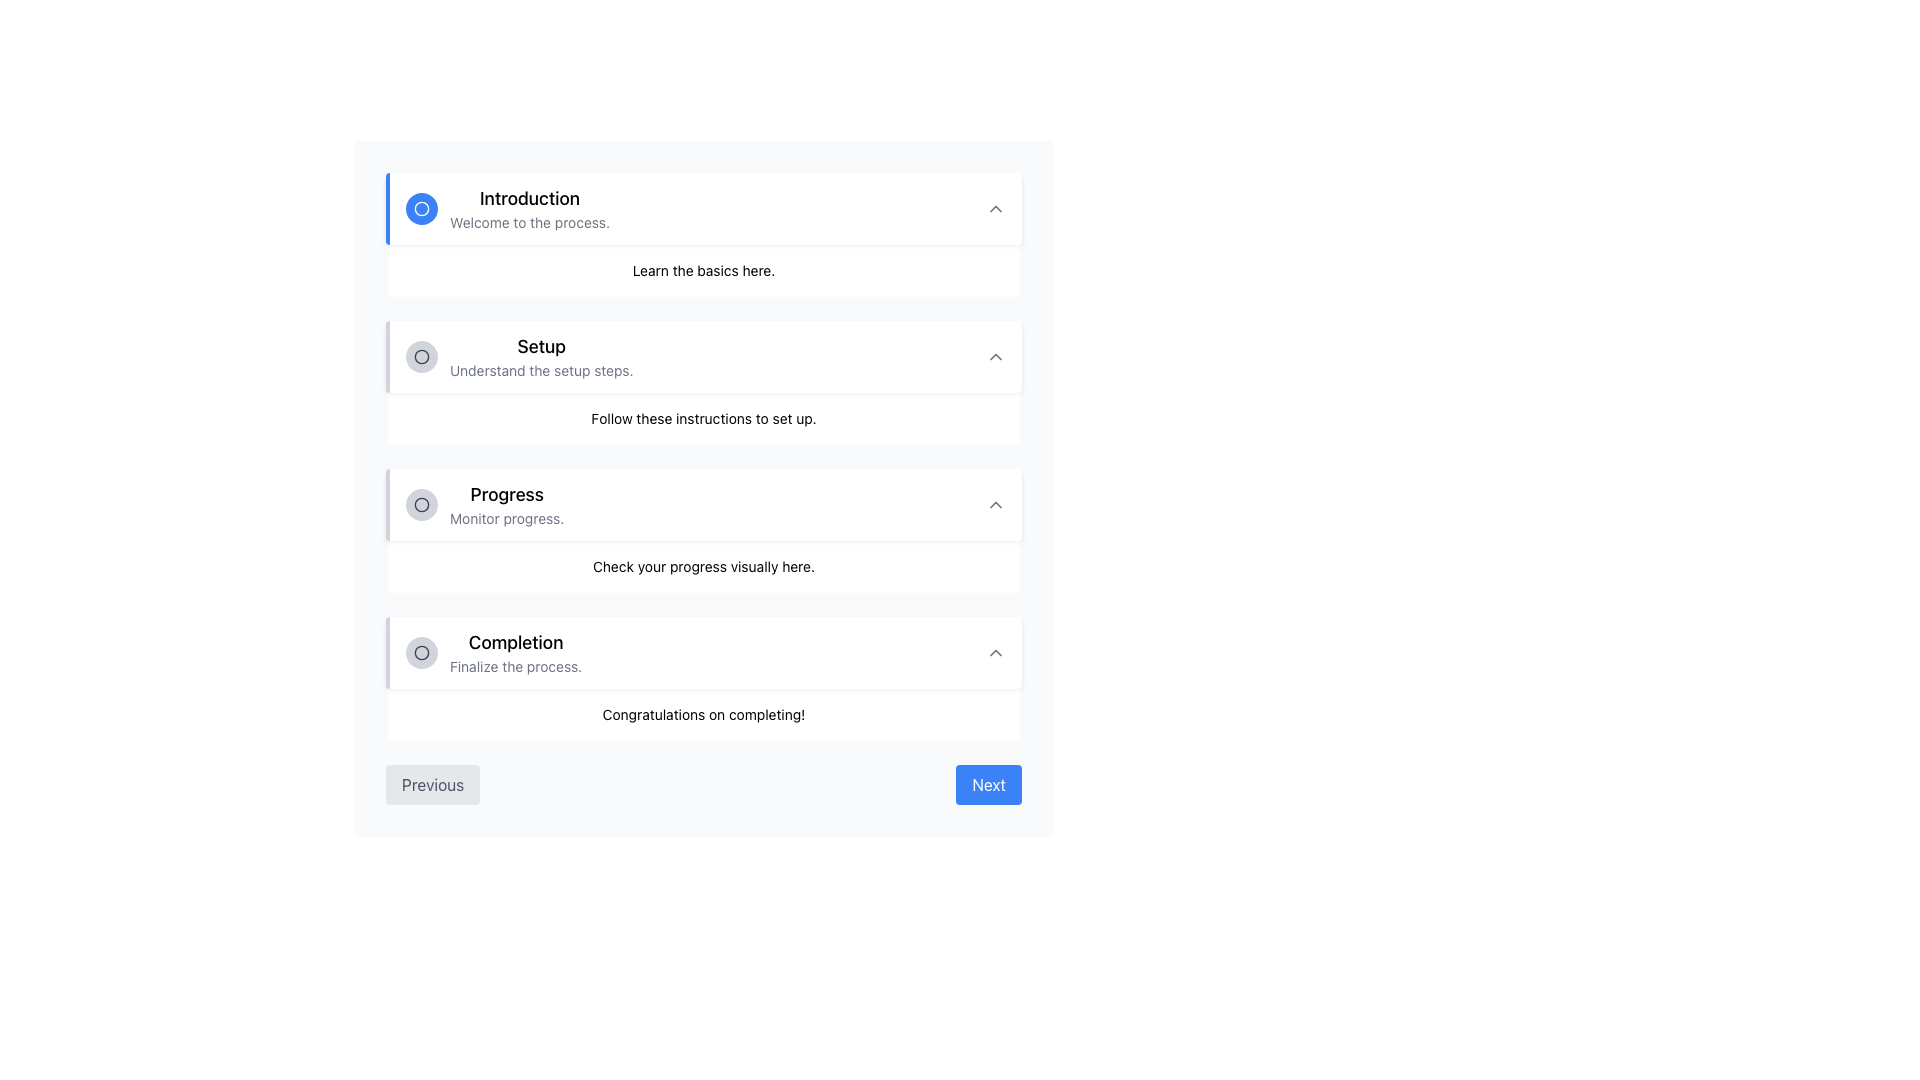 This screenshot has width=1920, height=1080. I want to click on the 'Completion' text element, which is bold and larger in font size, located under the 'Progress' section and above the navigation buttons, so click(494, 652).